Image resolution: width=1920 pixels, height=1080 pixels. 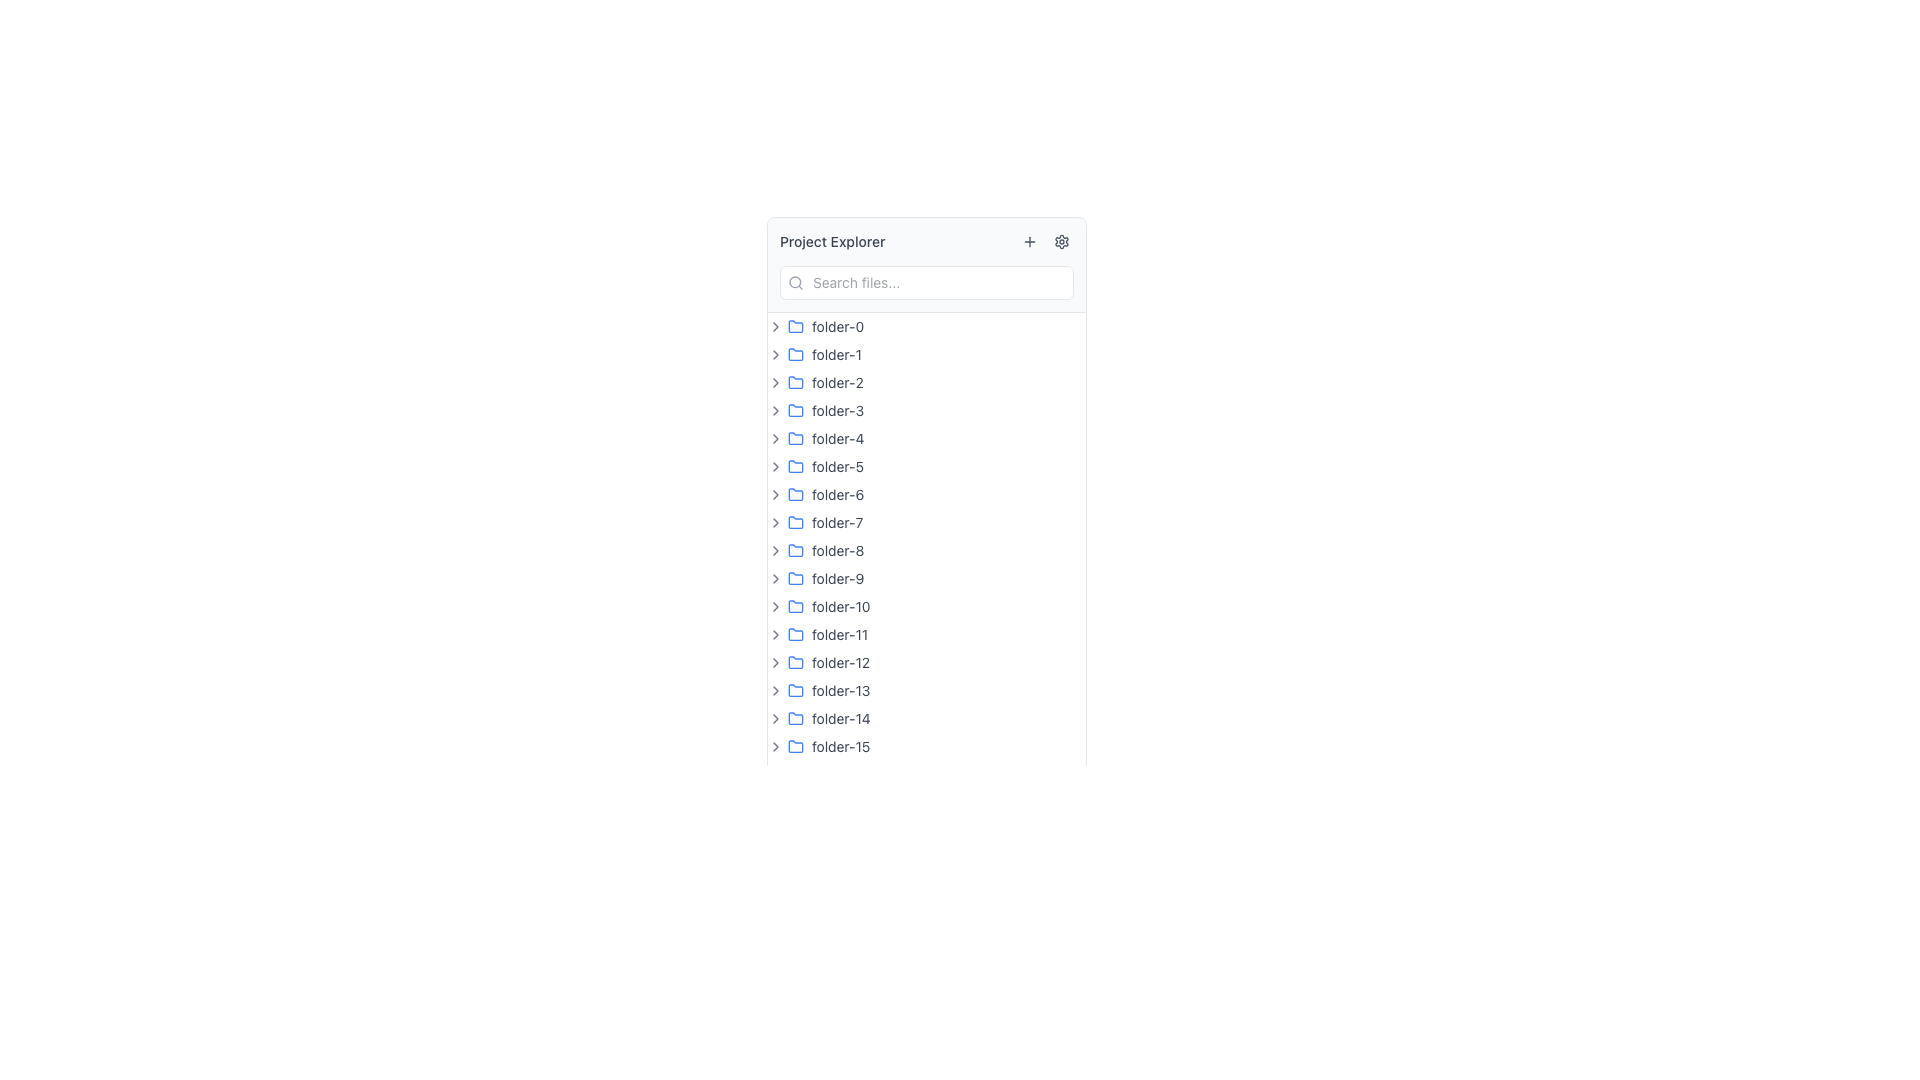 What do you see at coordinates (795, 282) in the screenshot?
I see `the search icon represented by a gray magnifying glass positioned to the left of the text input field in the search bar` at bounding box center [795, 282].